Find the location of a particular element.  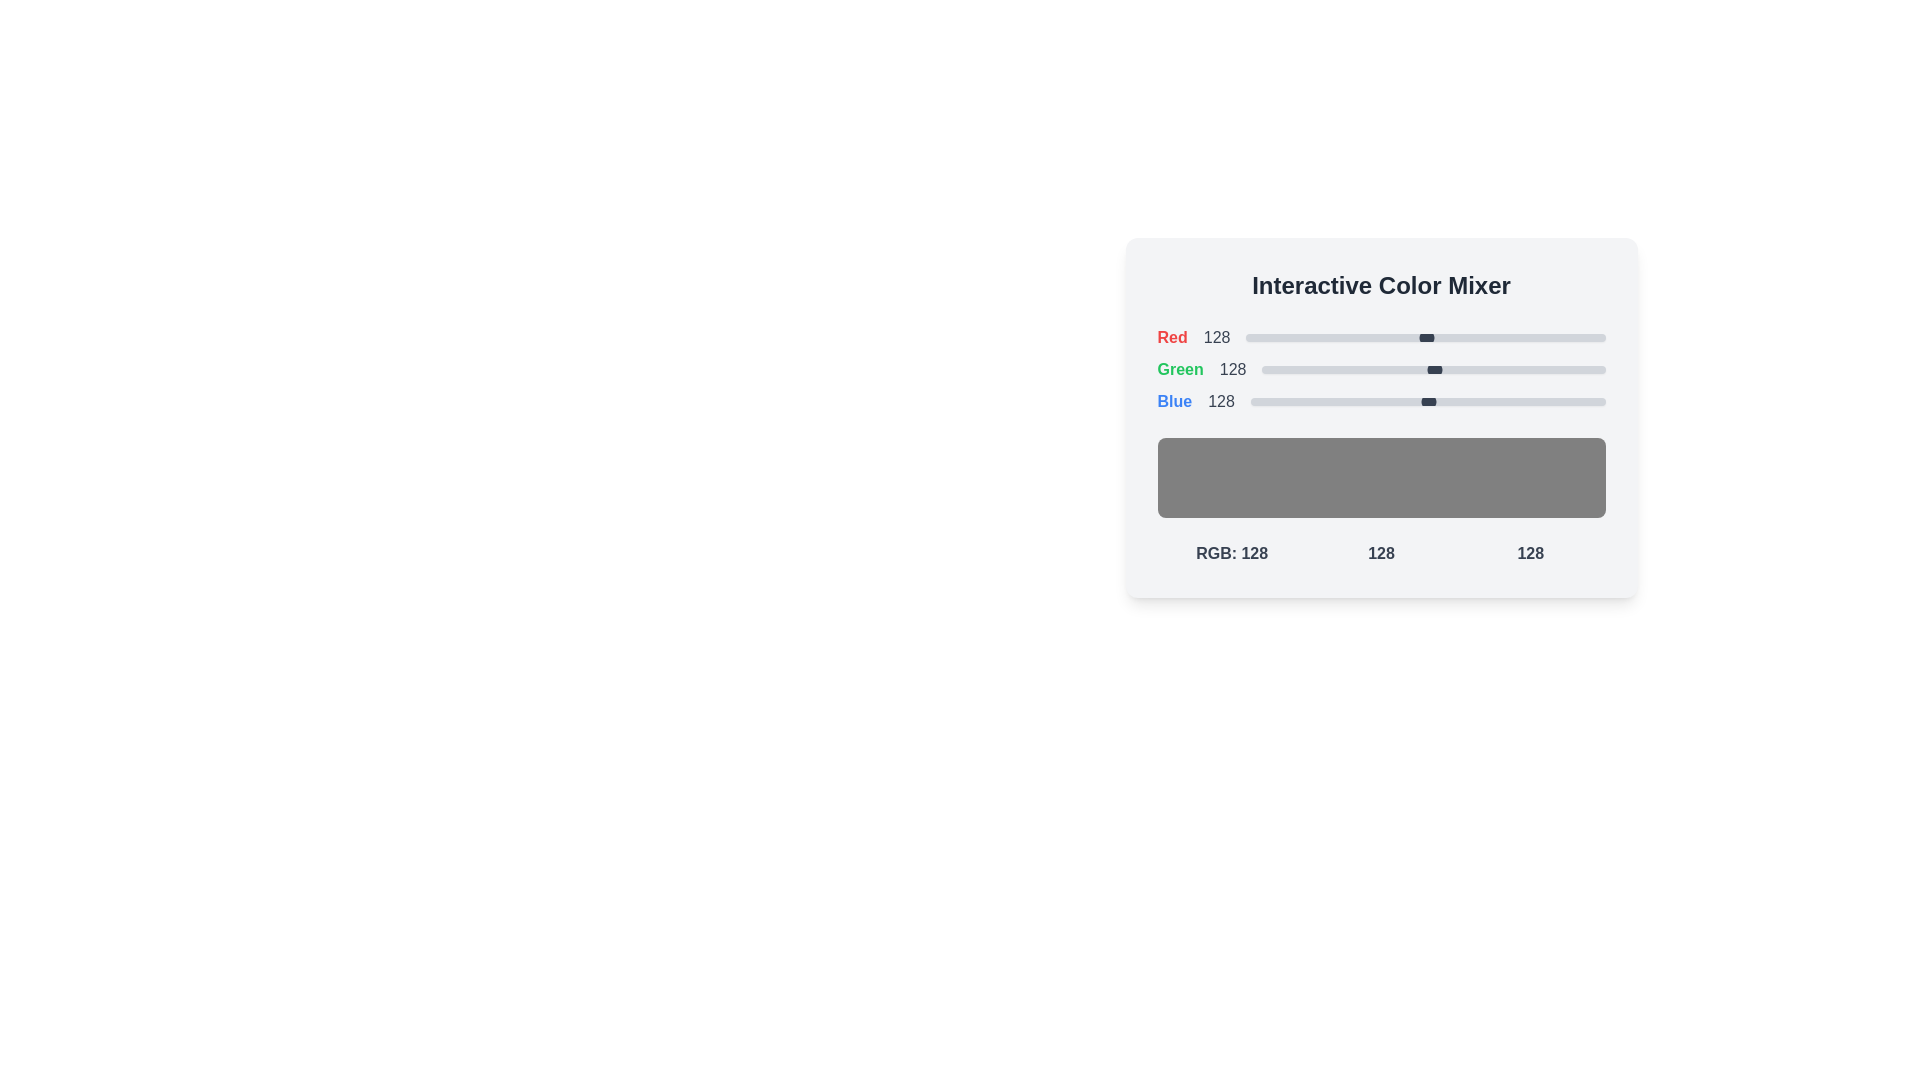

the 'Green' label, which displays the text in a bold green font, located in the 'Interactive Color Mixer' panel, positioned above the green intensity slider and to the left of the numeric value '128' is located at coordinates (1180, 370).